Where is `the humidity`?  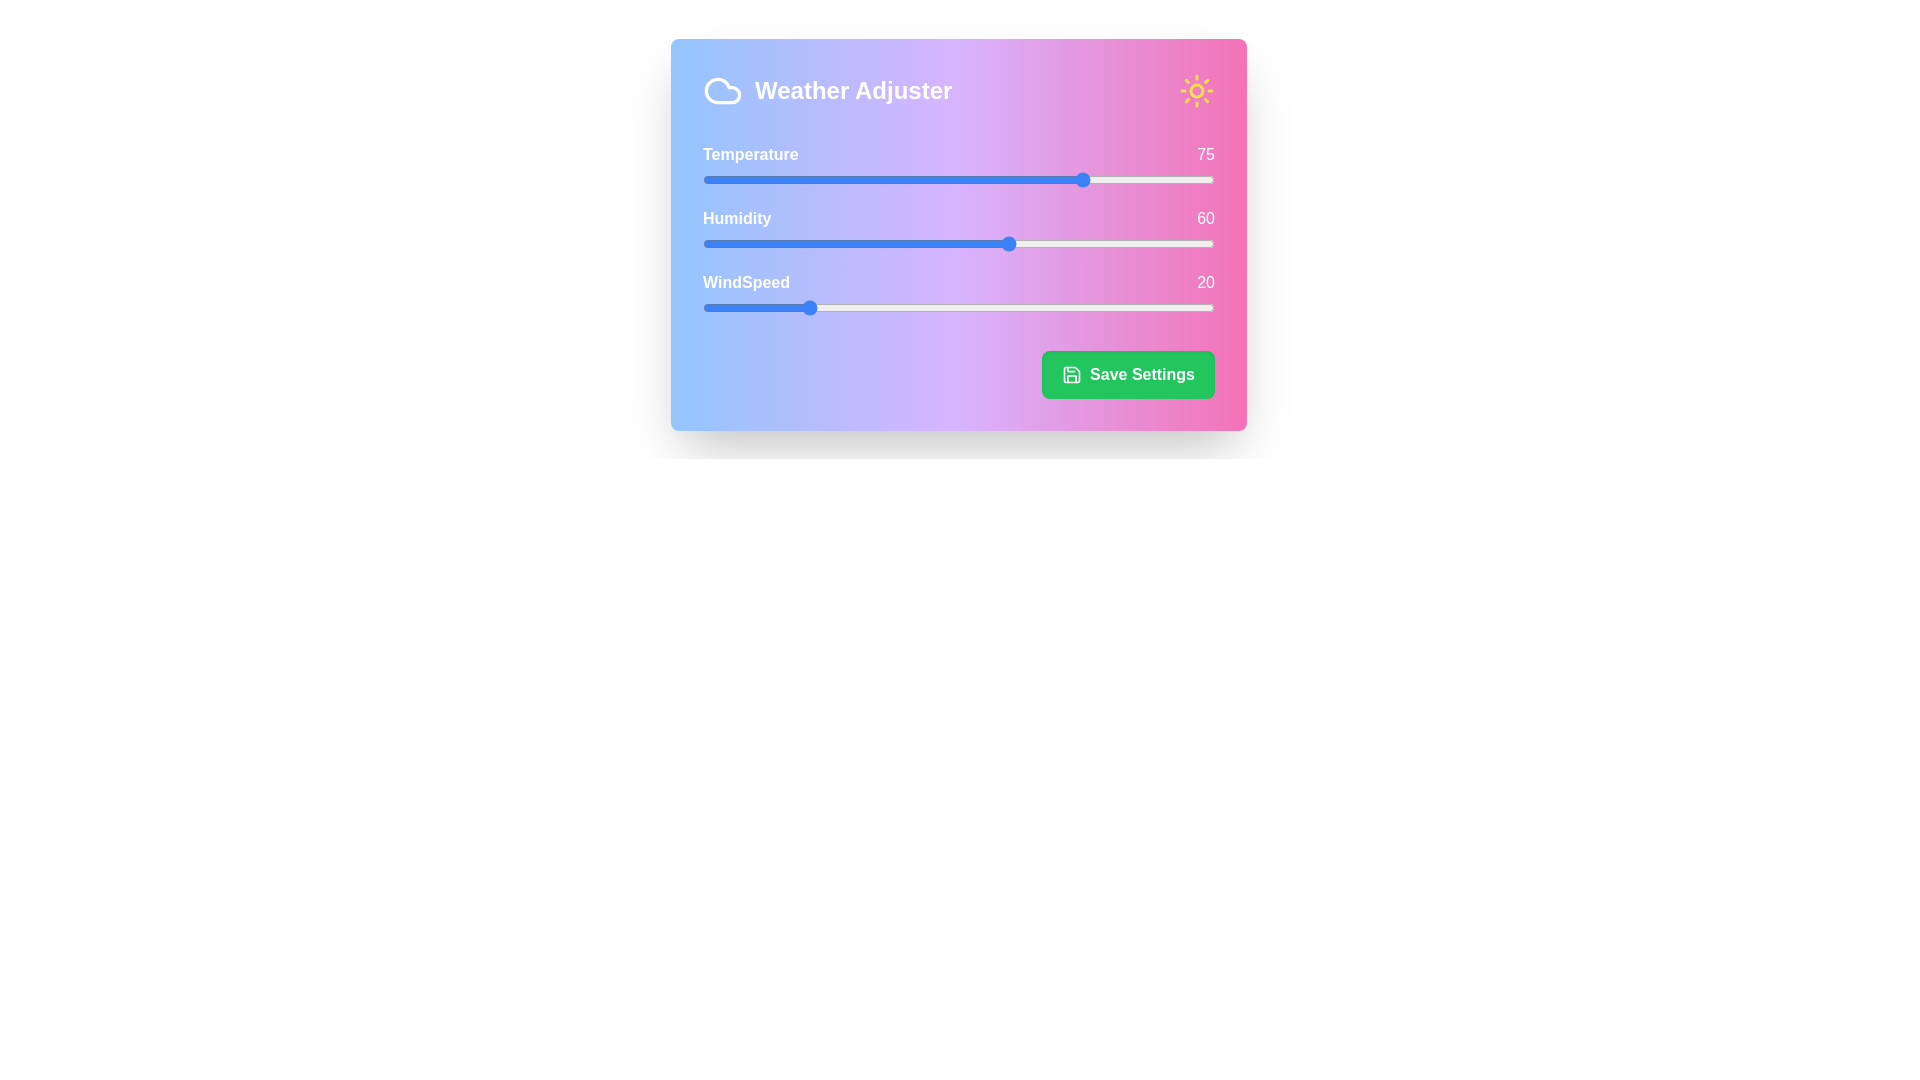
the humidity is located at coordinates (1050, 242).